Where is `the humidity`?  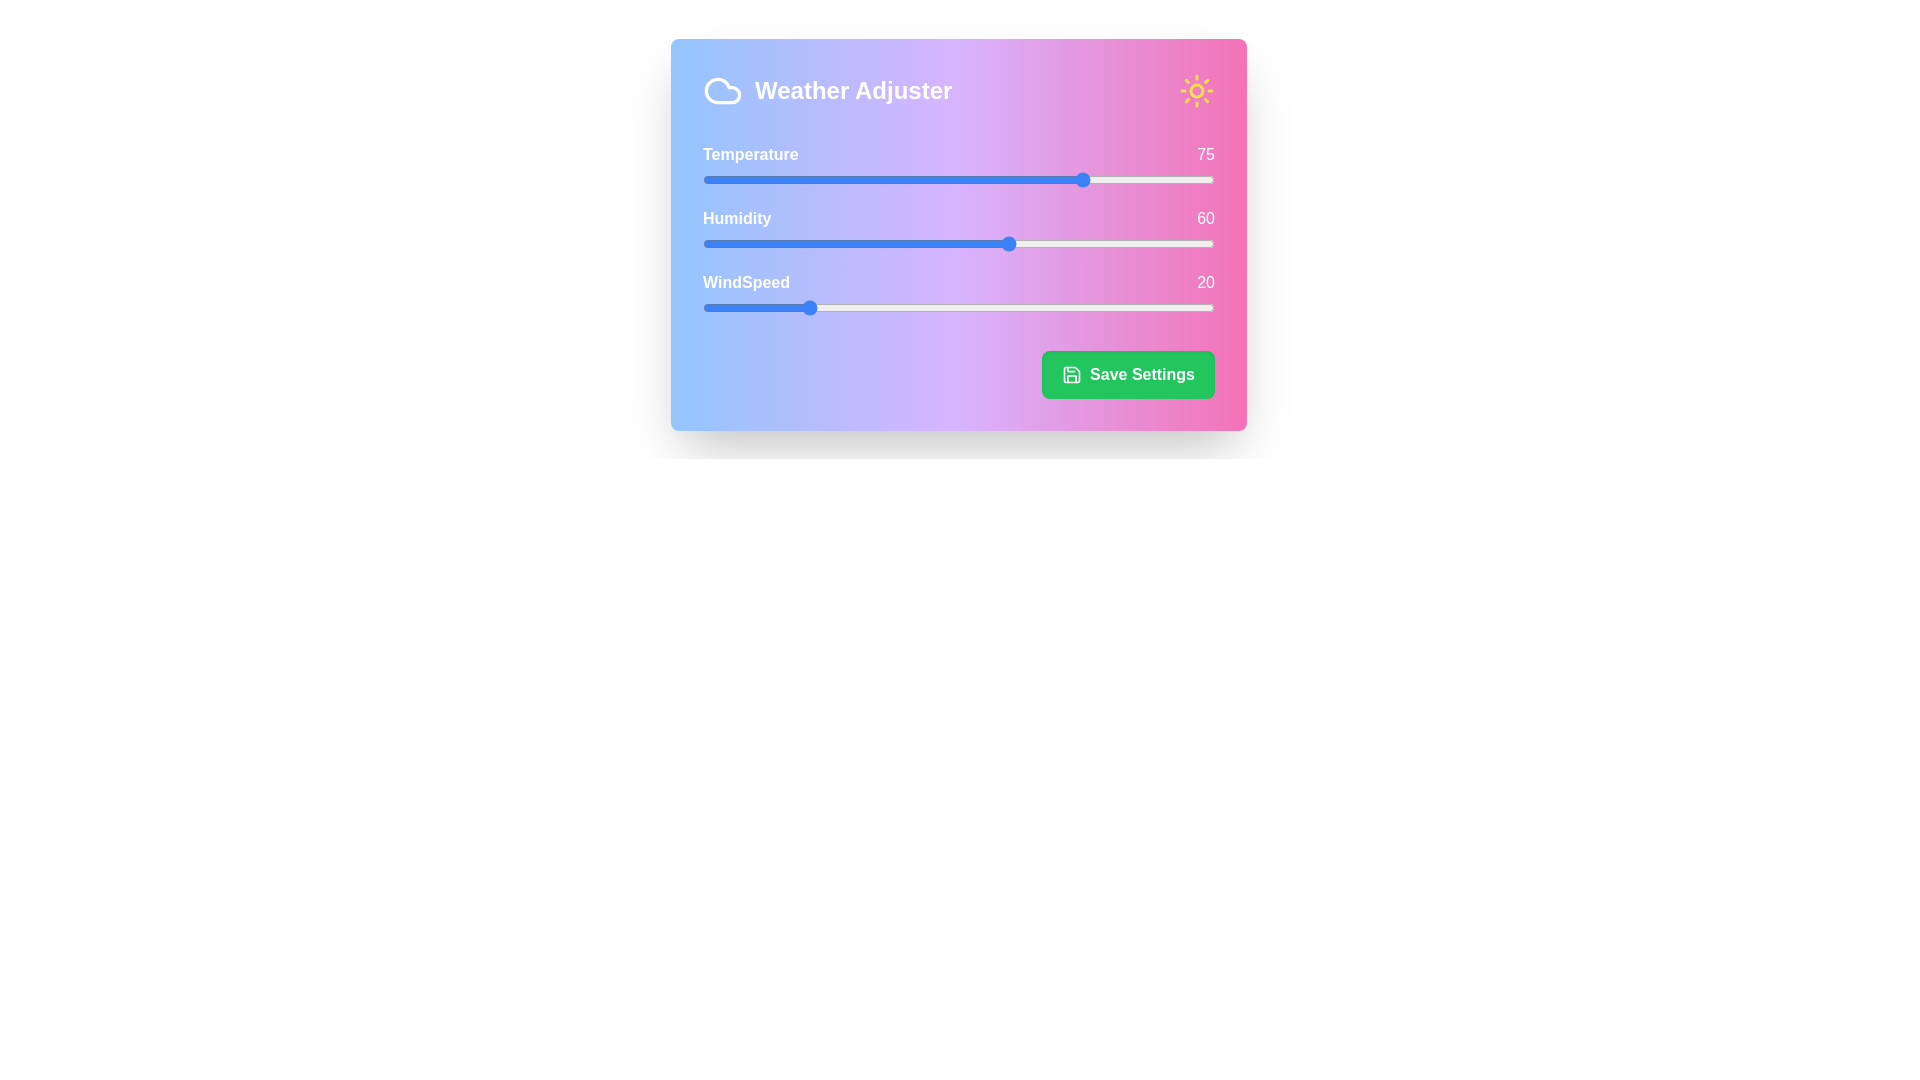
the humidity is located at coordinates (1050, 242).